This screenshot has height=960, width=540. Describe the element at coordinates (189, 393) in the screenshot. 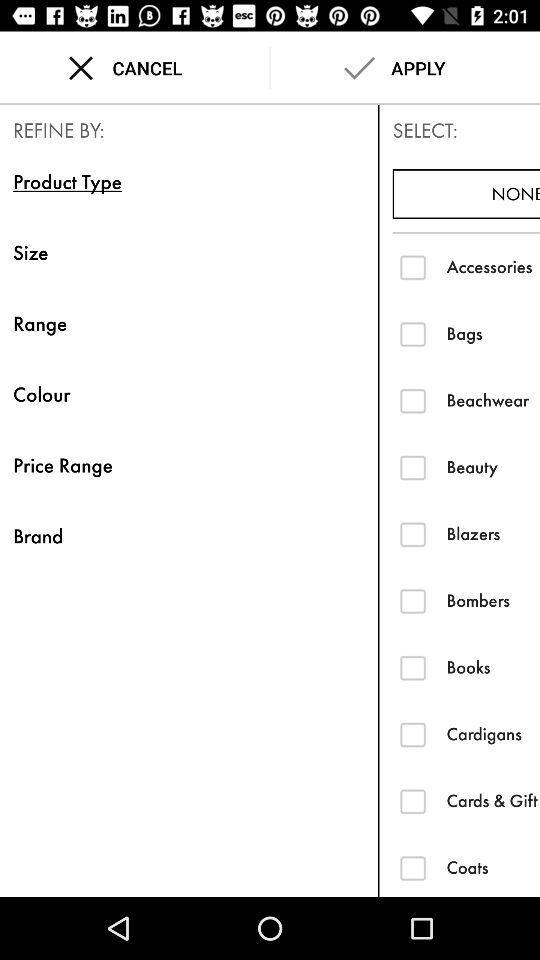

I see `the colour item` at that location.